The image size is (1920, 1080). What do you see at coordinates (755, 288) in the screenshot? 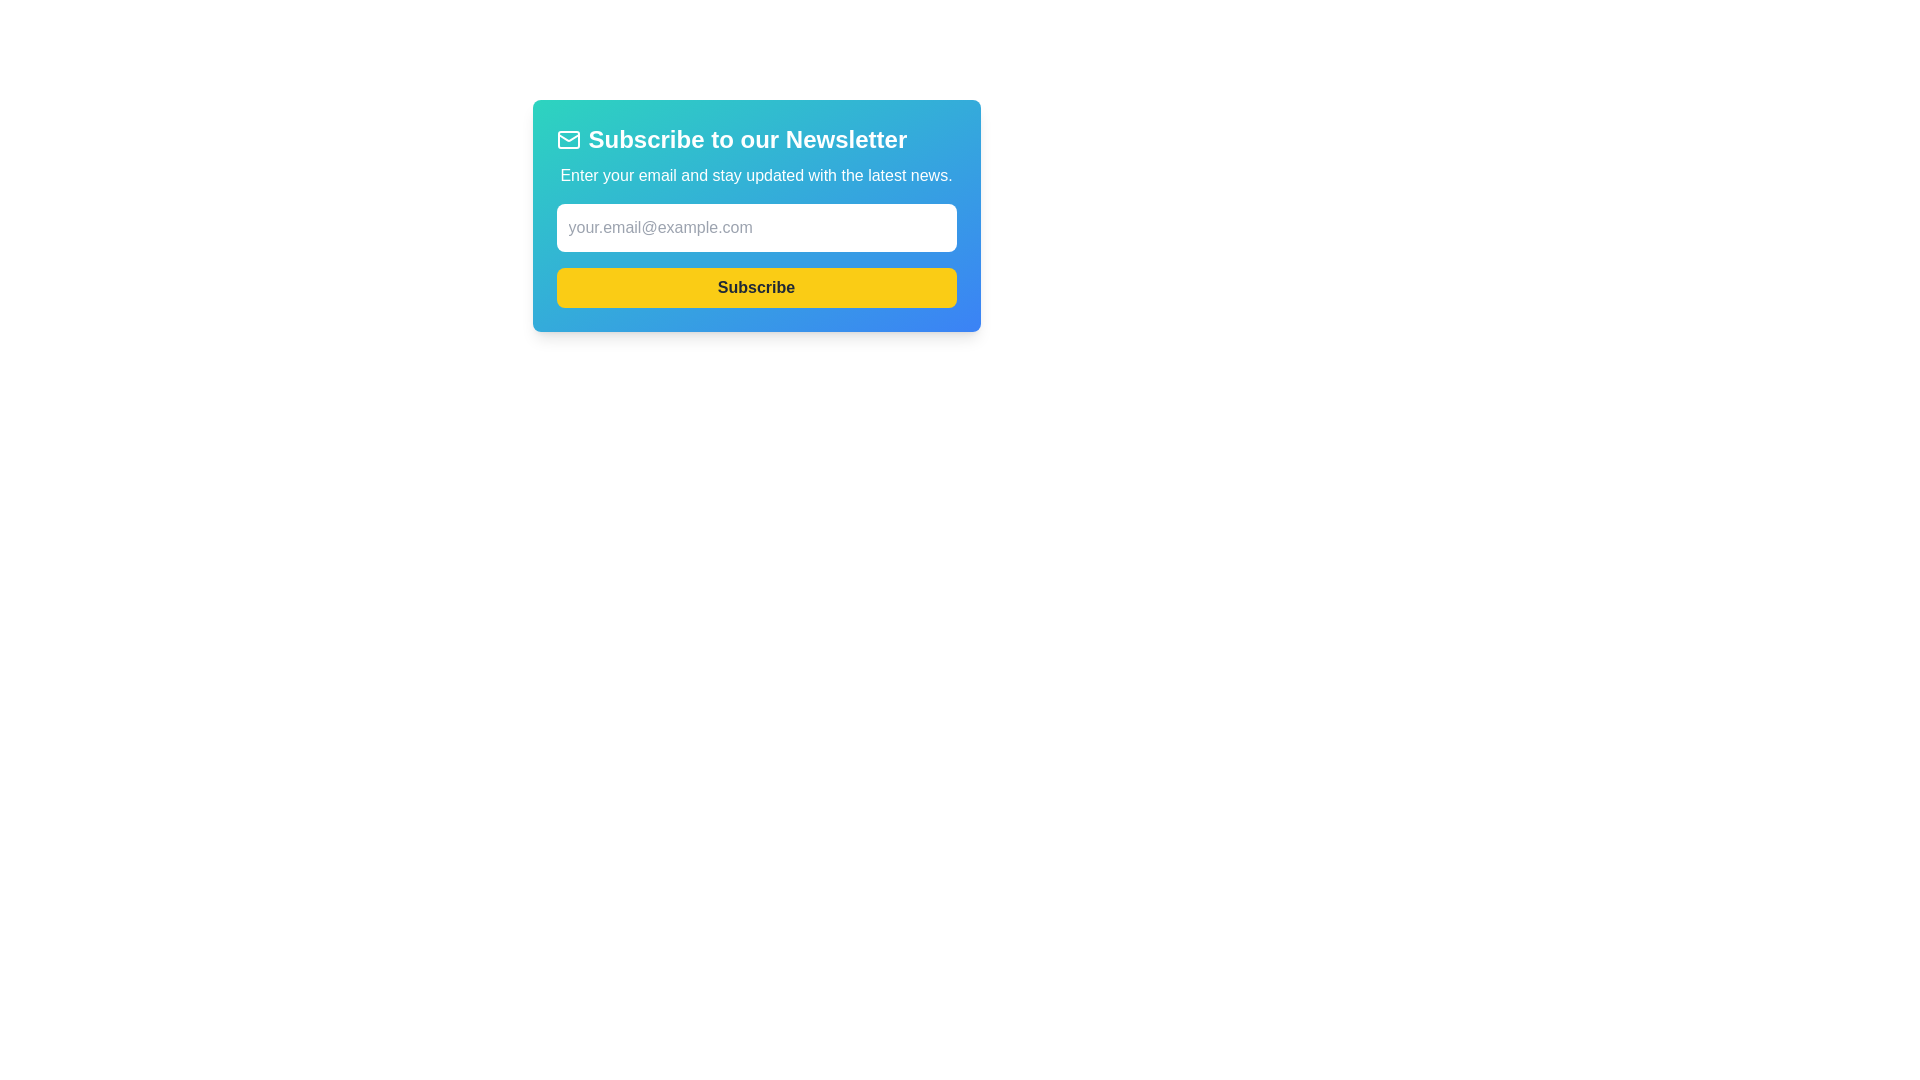
I see `the 'Subscribe' button, which is a vibrant yellow rectangular button with rounded corners and bold gray text, to trigger the color change effect` at bounding box center [755, 288].